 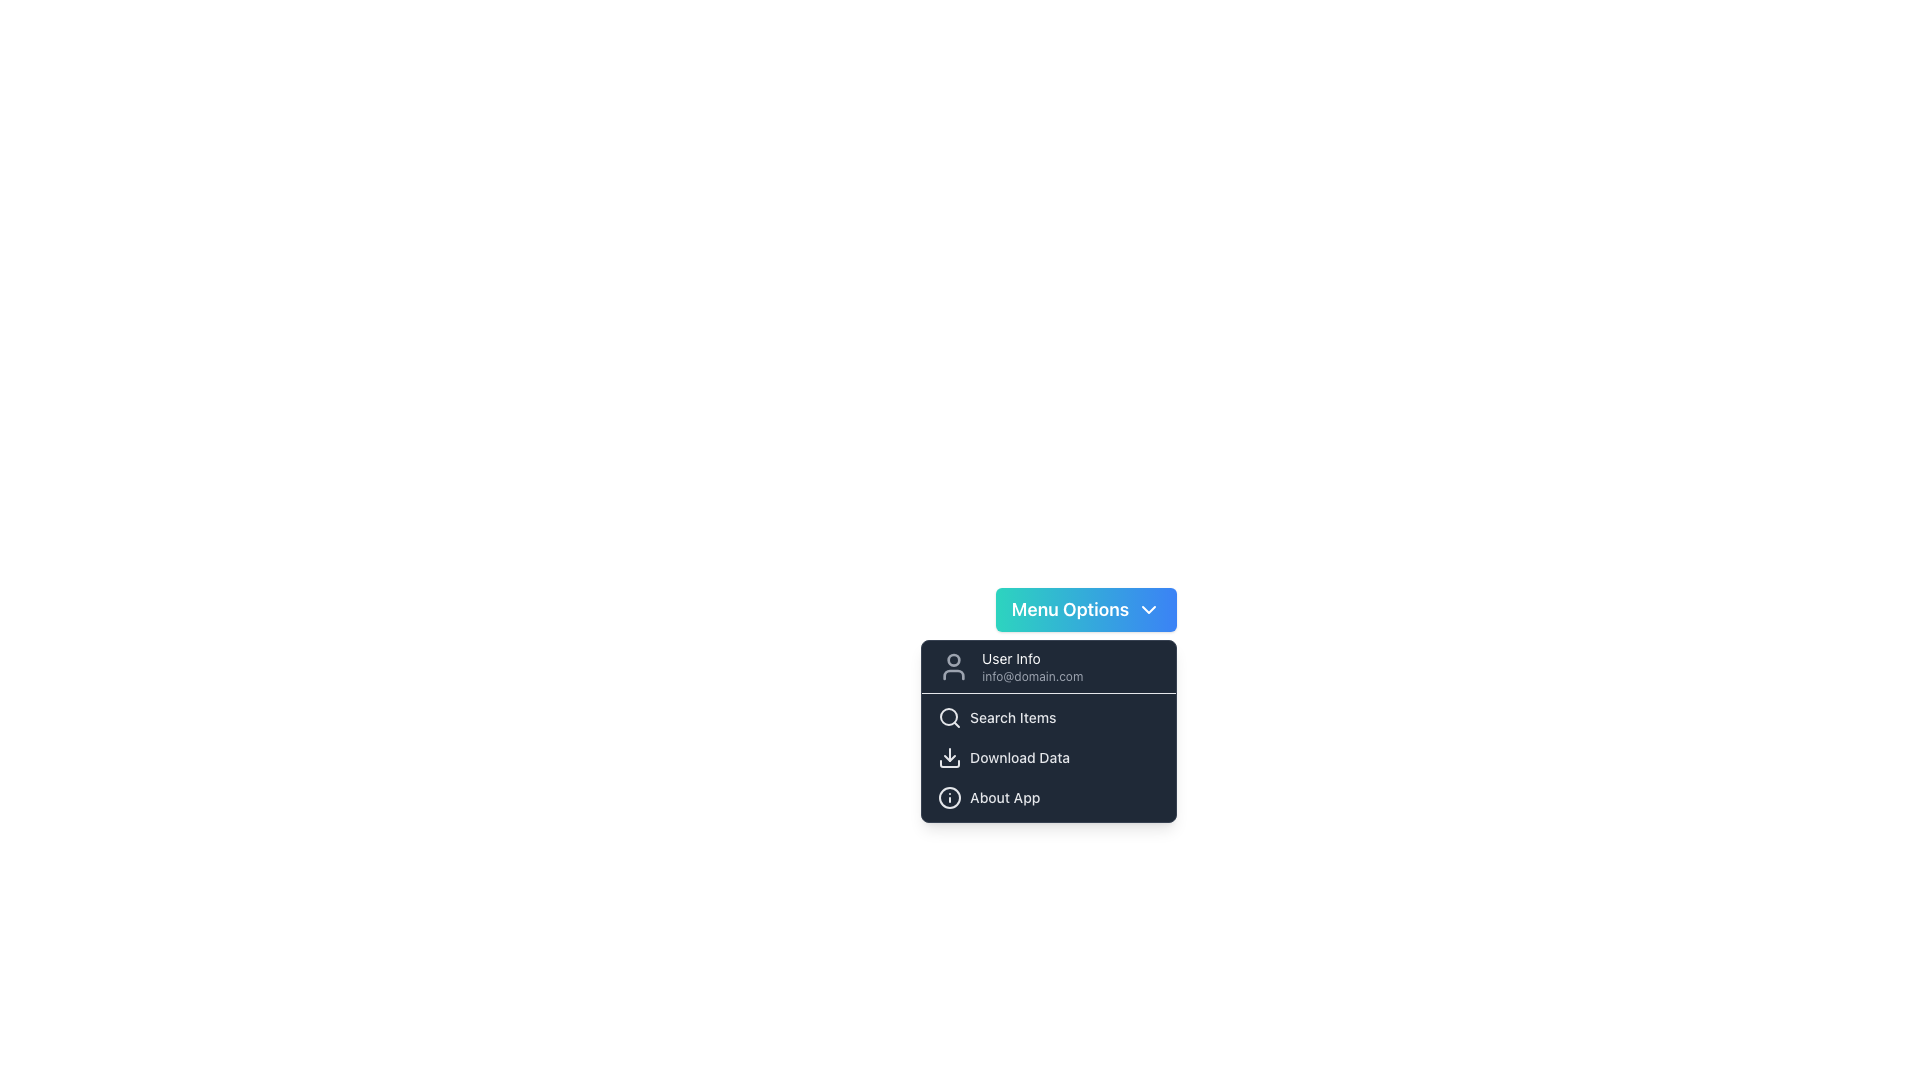 I want to click on the download button located beneath the 'Search Items' option in the vertical menu to change its background, so click(x=1048, y=758).